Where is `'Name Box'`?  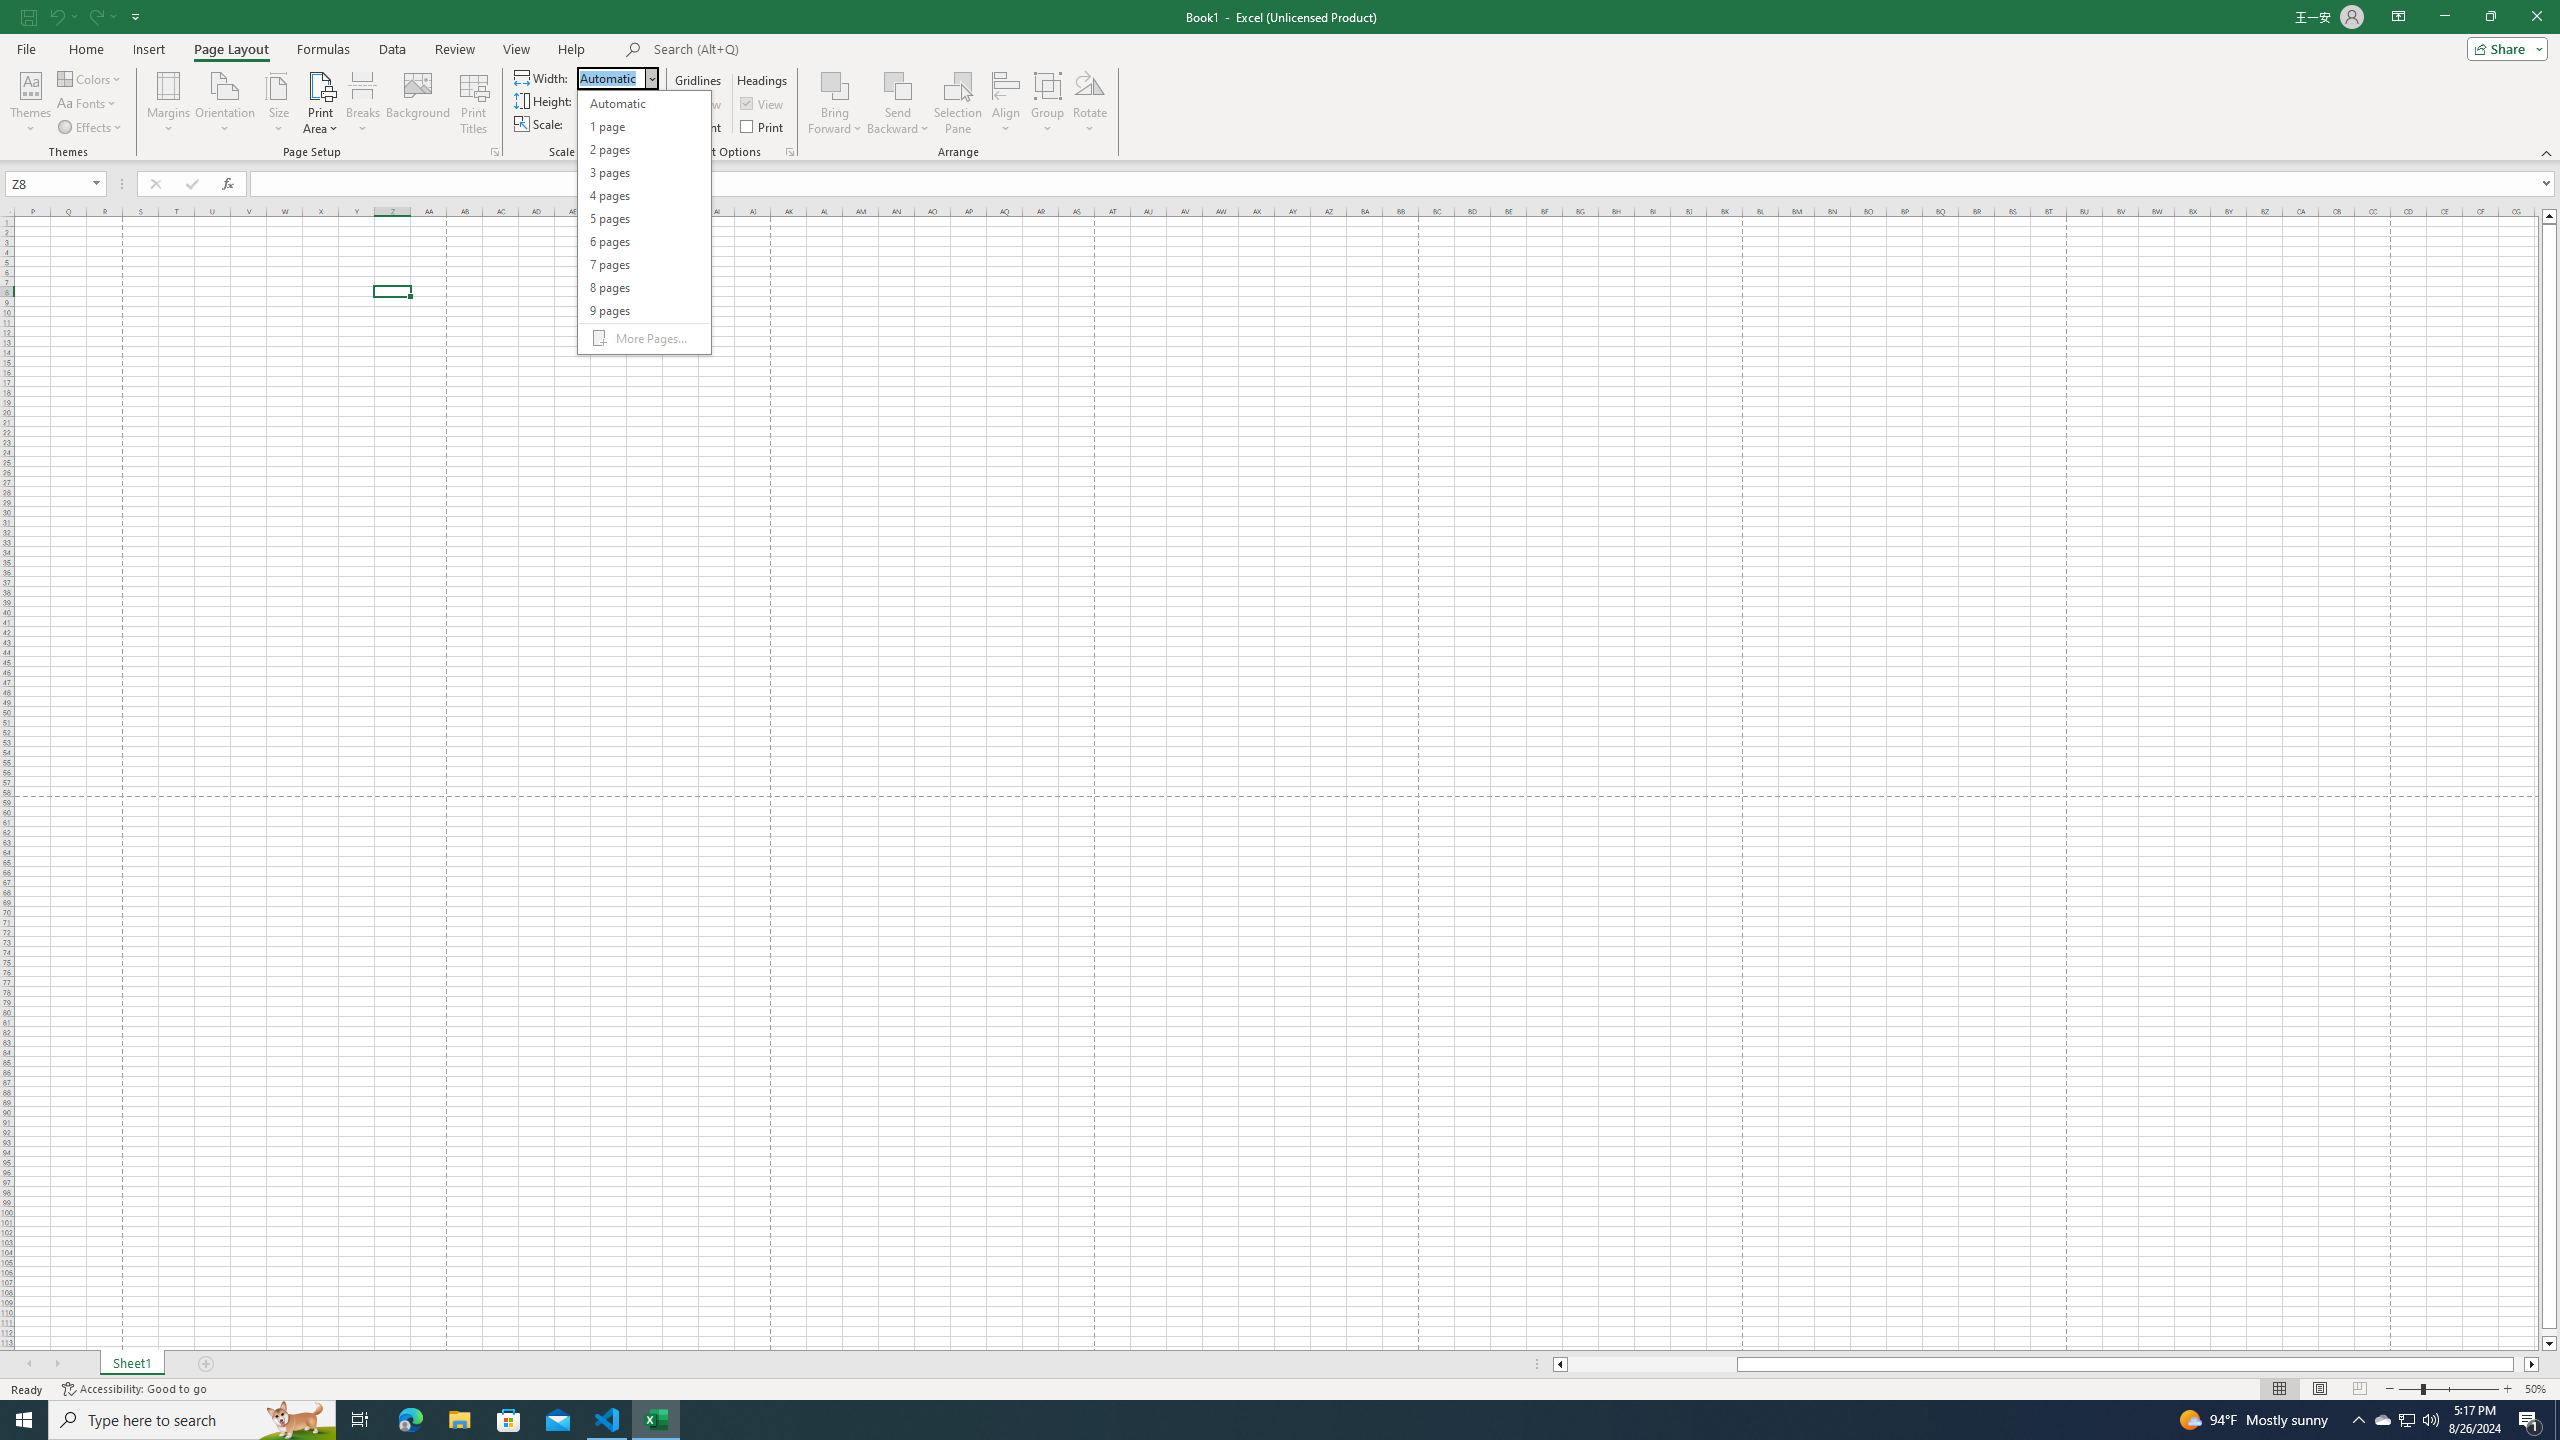
'Name Box' is located at coordinates (48, 183).